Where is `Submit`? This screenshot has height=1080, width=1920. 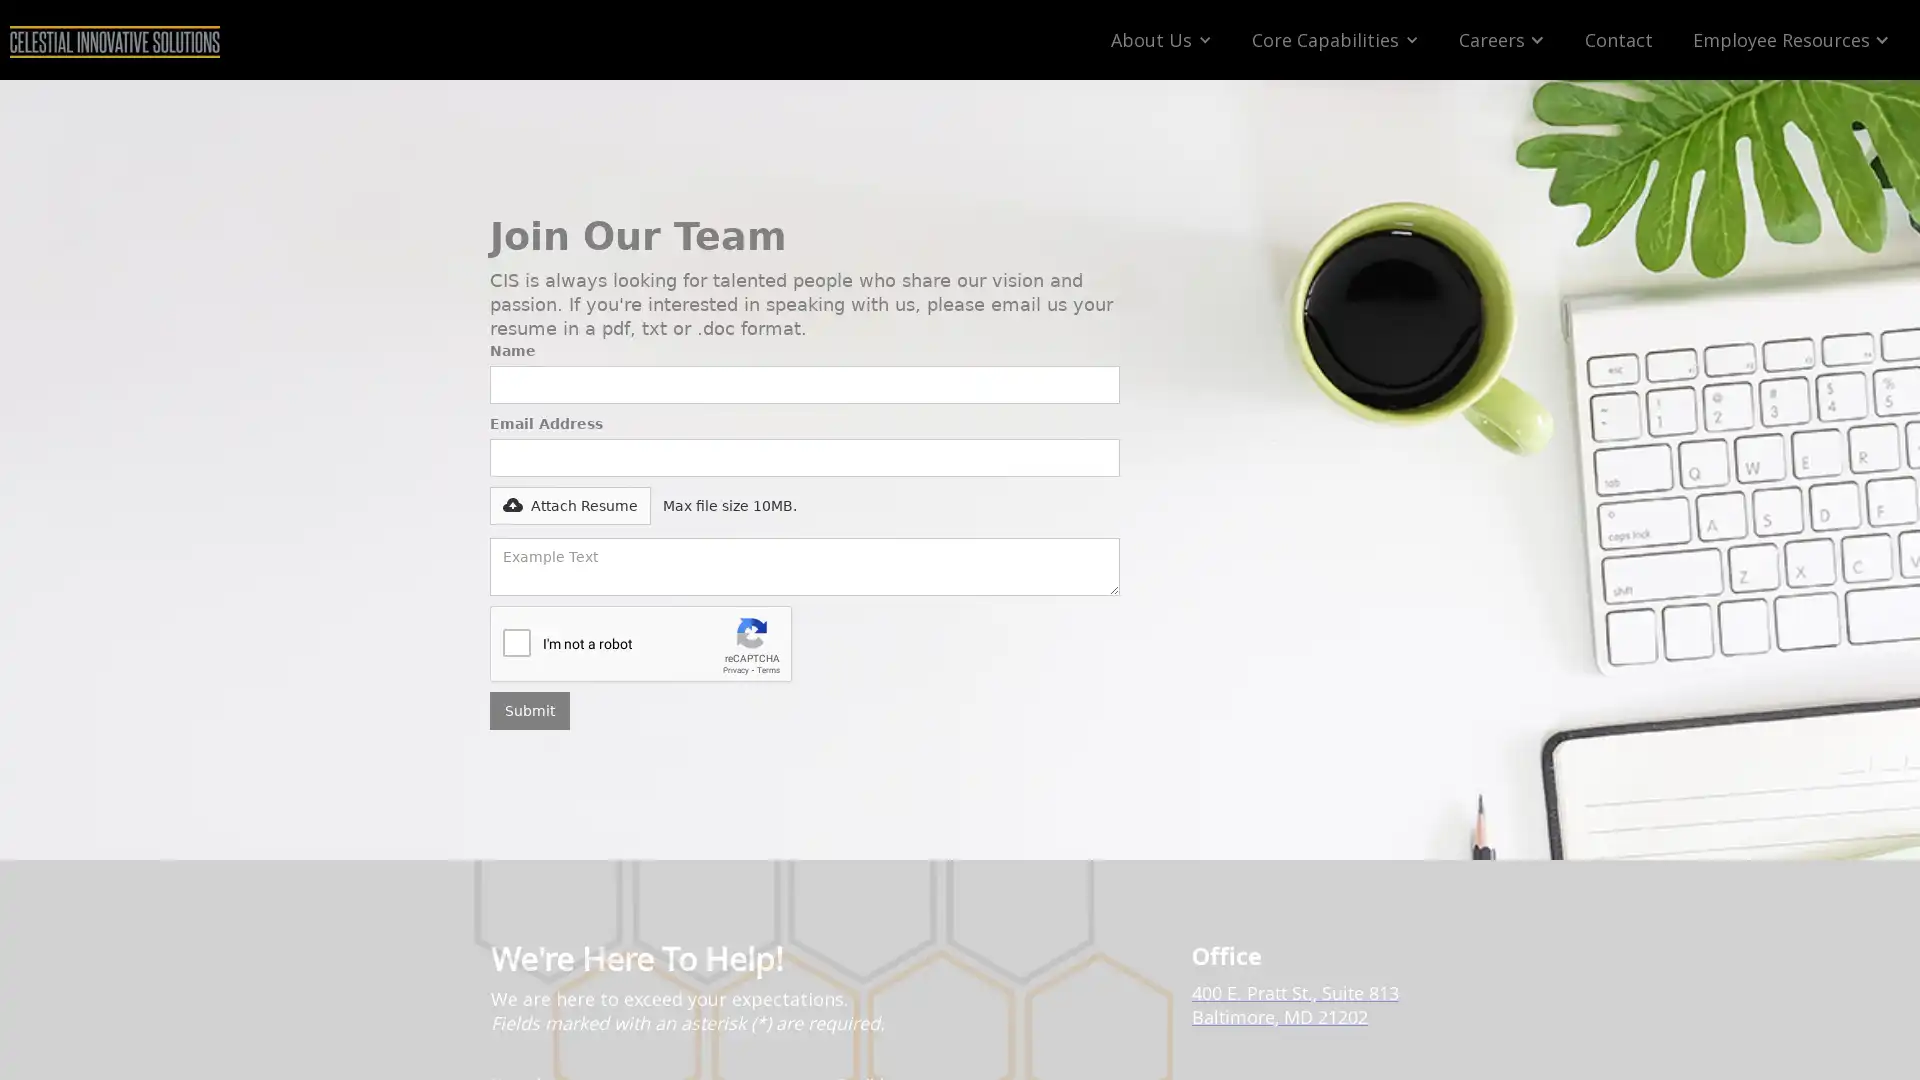
Submit is located at coordinates (529, 709).